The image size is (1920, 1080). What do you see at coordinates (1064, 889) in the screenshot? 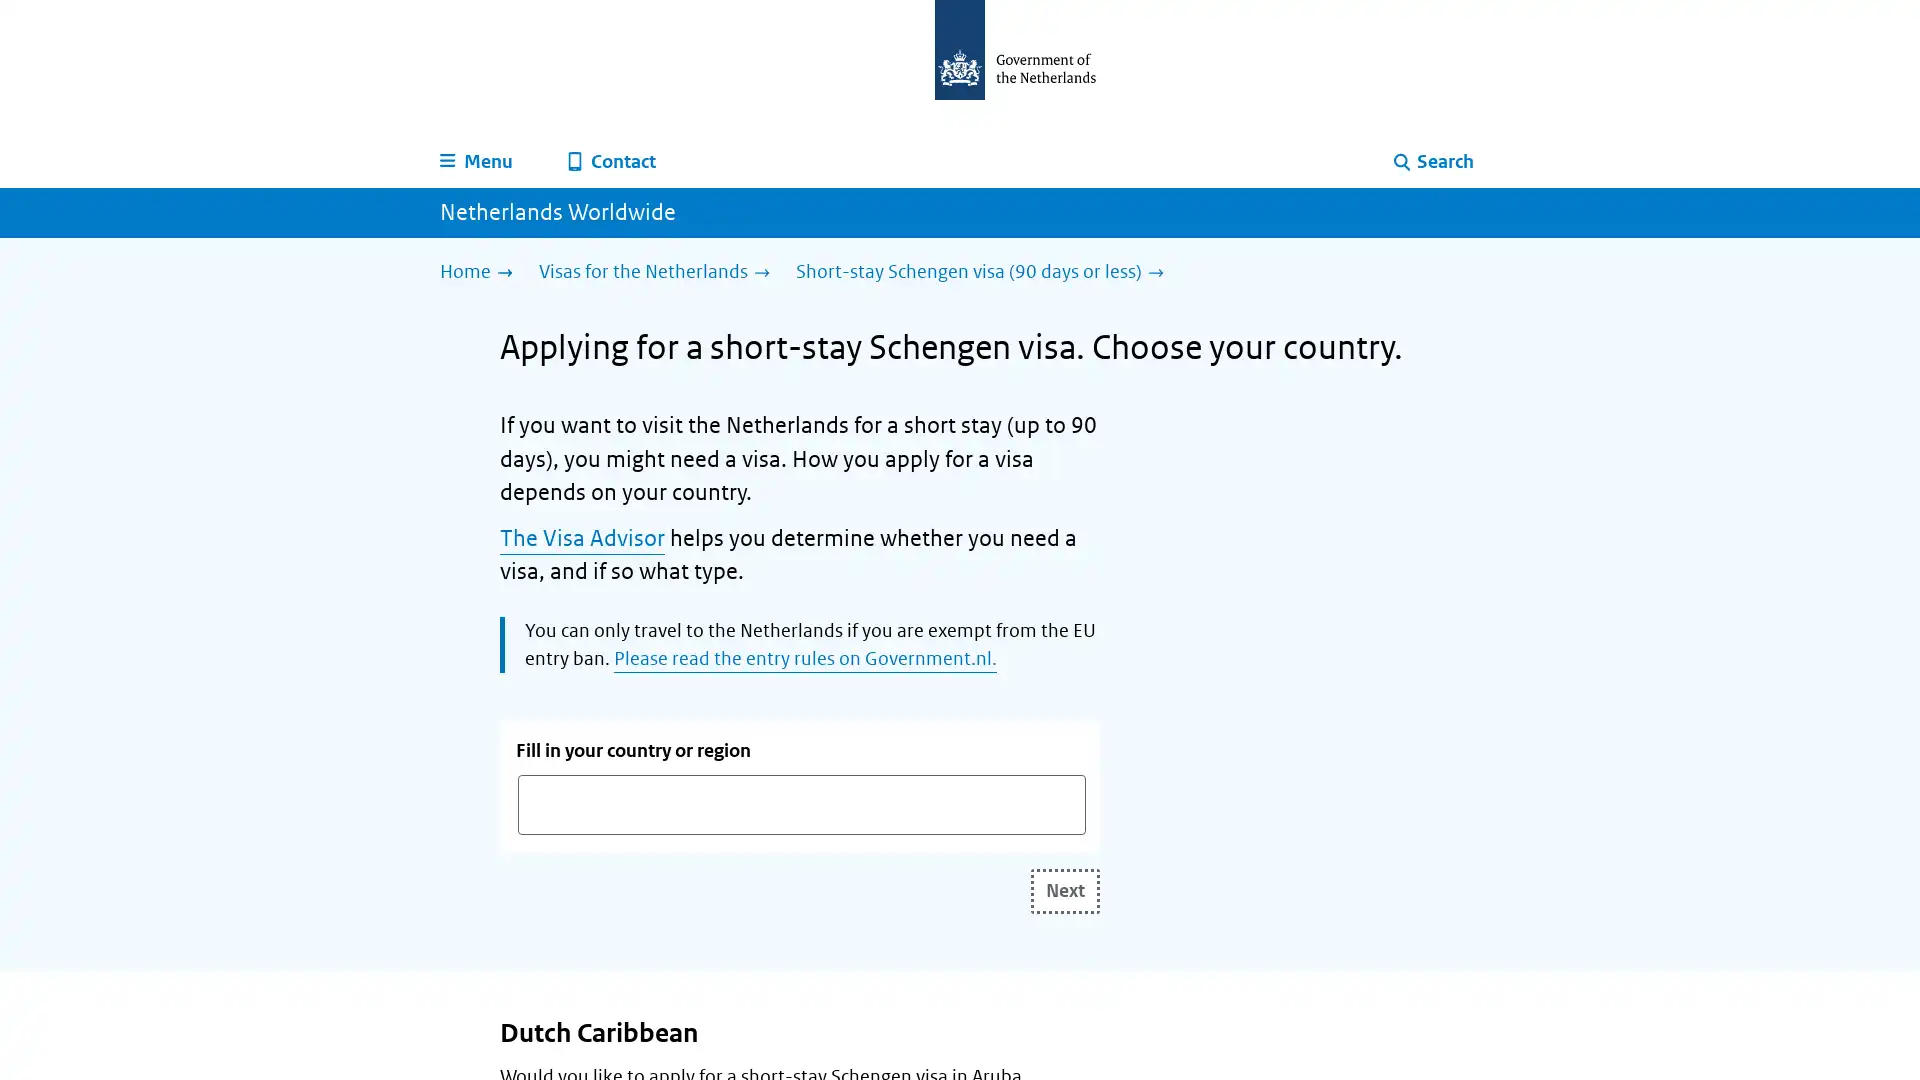
I see `Next` at bounding box center [1064, 889].